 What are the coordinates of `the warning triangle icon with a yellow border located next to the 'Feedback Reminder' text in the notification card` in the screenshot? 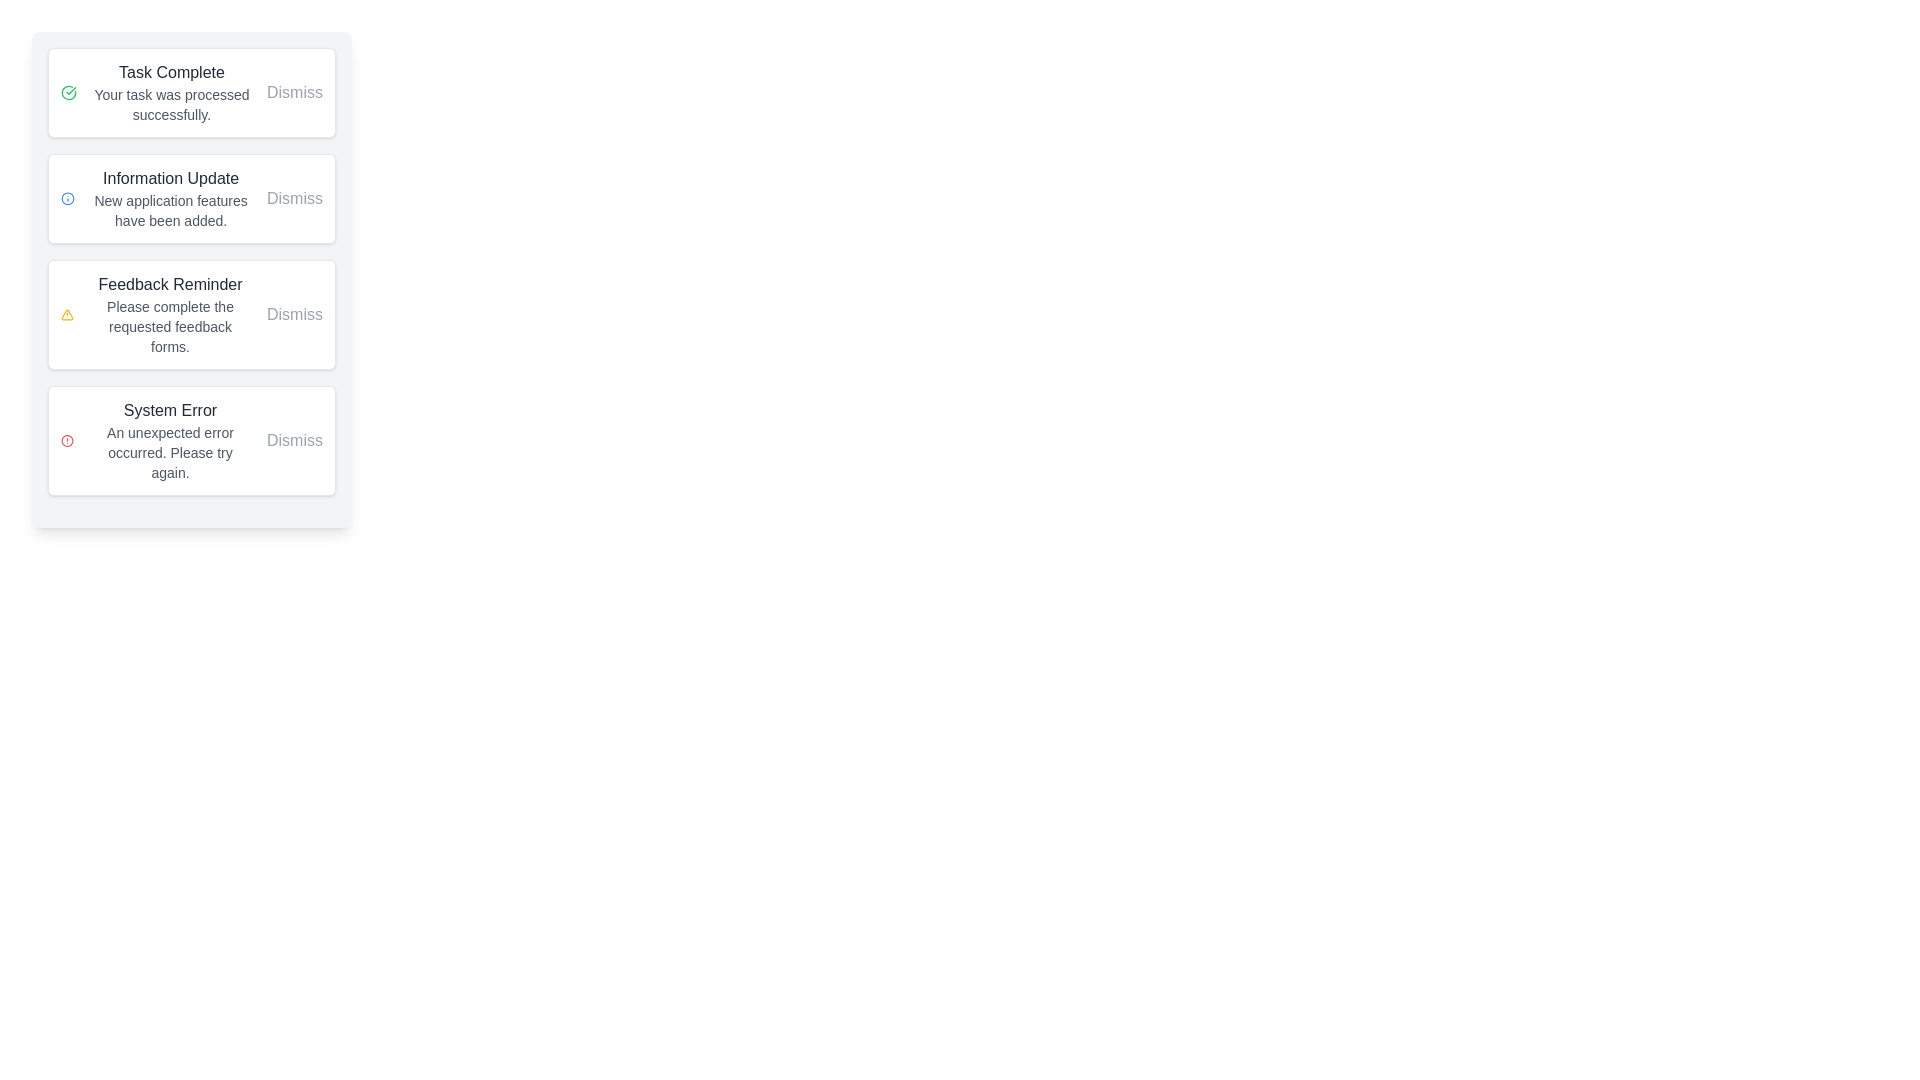 It's located at (67, 315).